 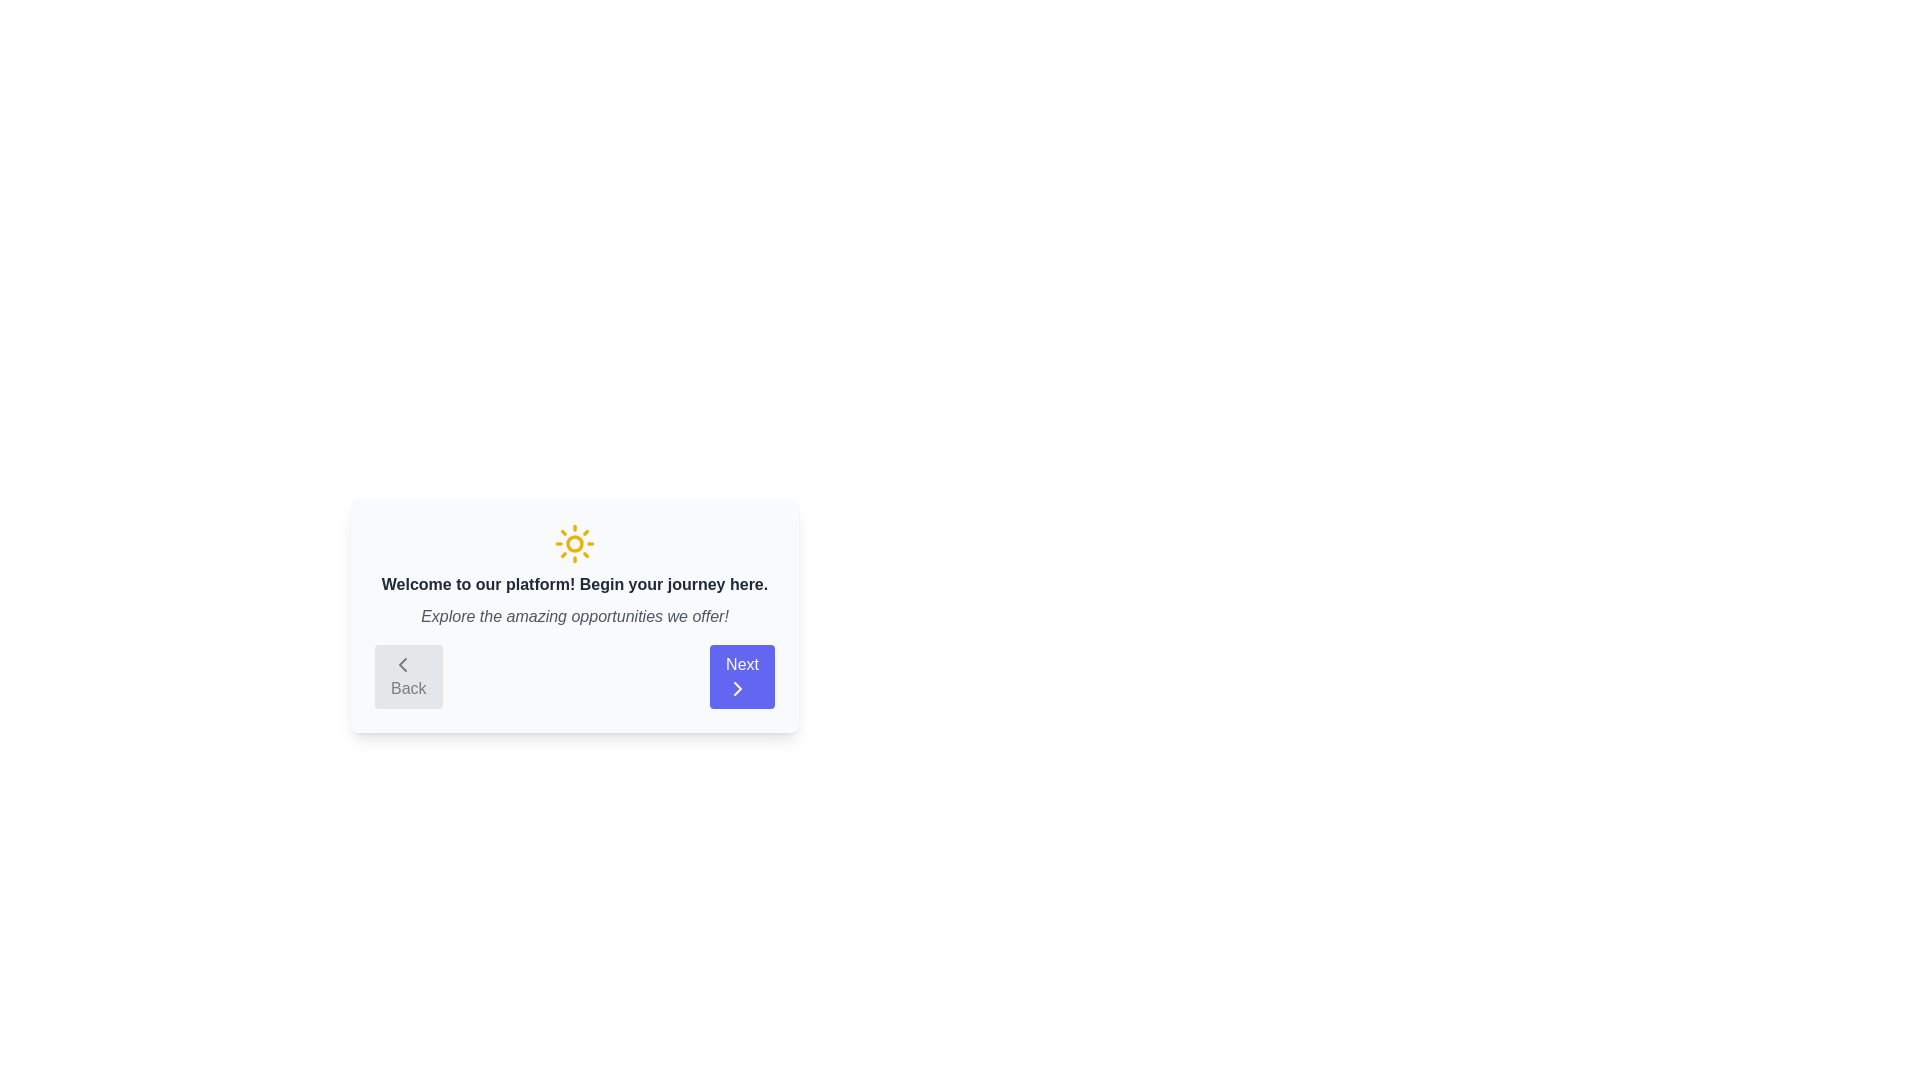 I want to click on the 'Next' button to navigate to the next step in the onboarding process, so click(x=741, y=676).